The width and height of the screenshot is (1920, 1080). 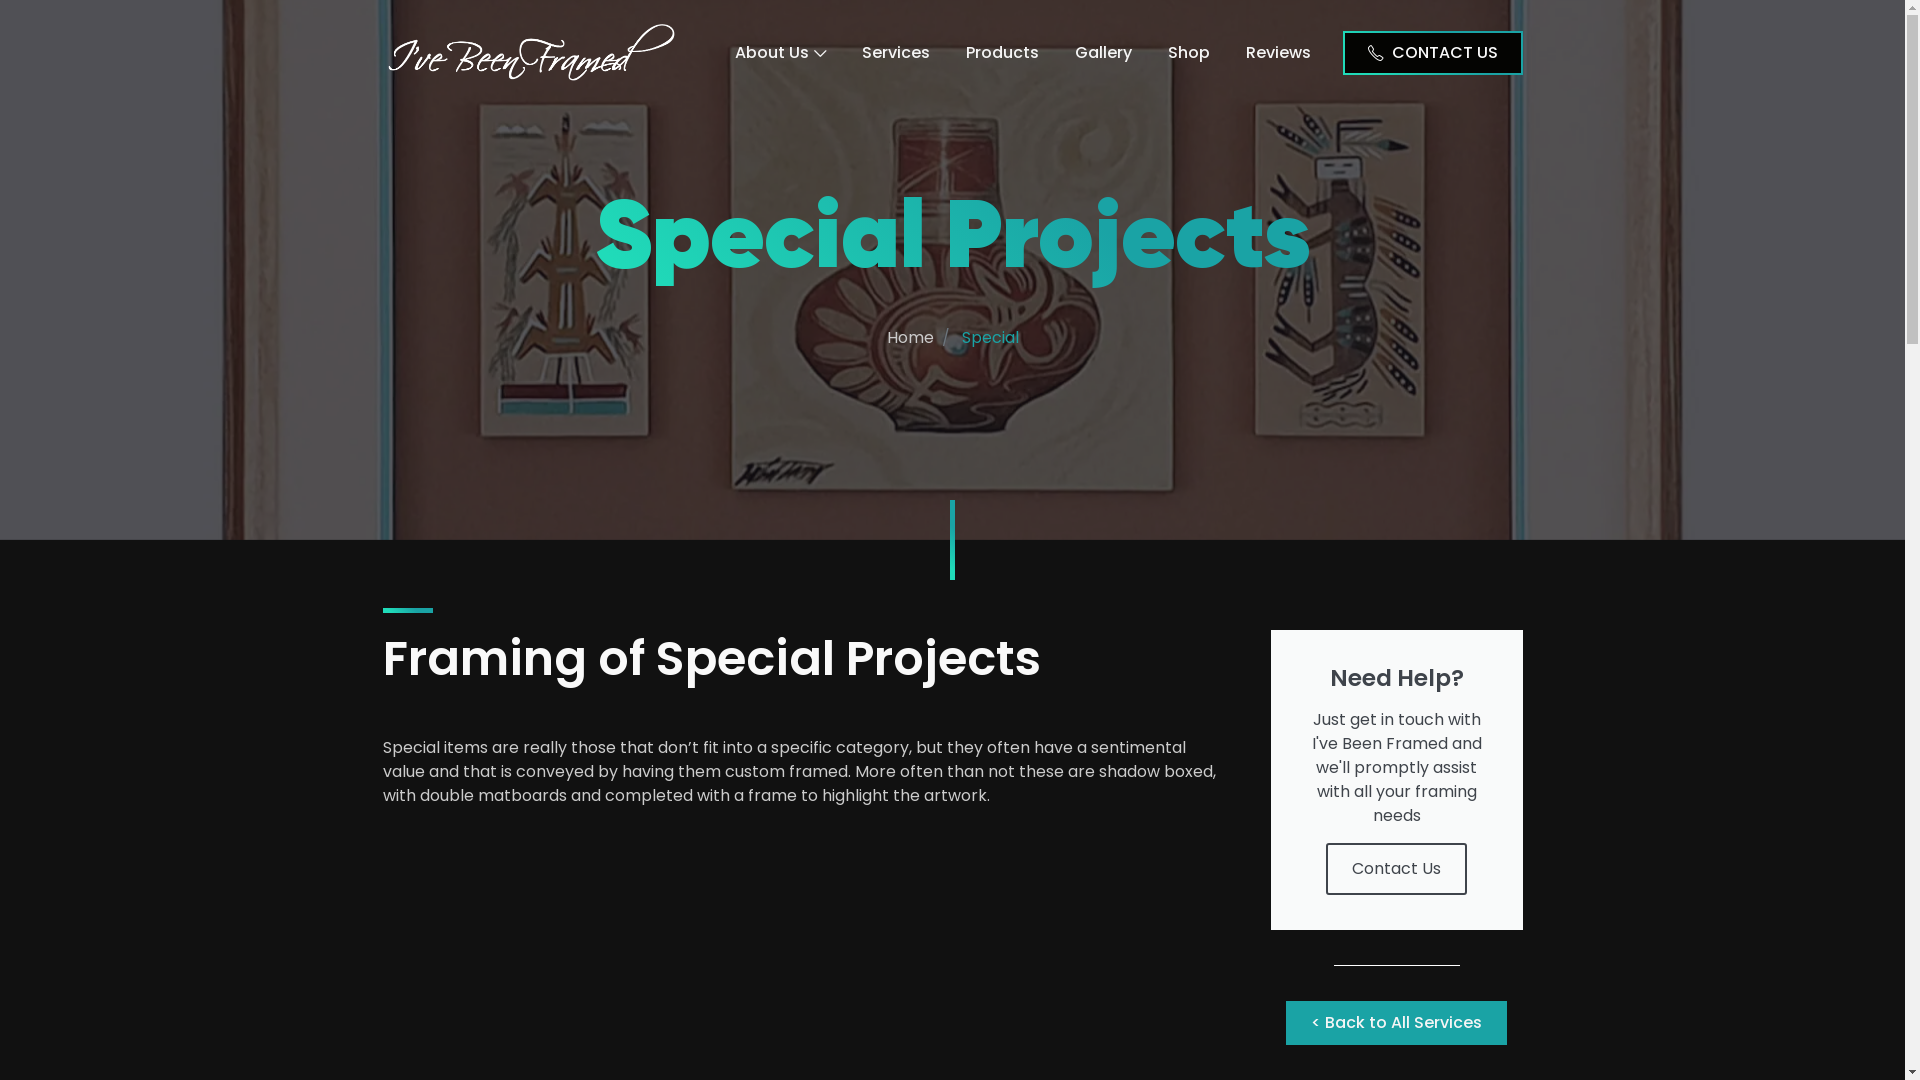 What do you see at coordinates (1002, 50) in the screenshot?
I see `'Products'` at bounding box center [1002, 50].